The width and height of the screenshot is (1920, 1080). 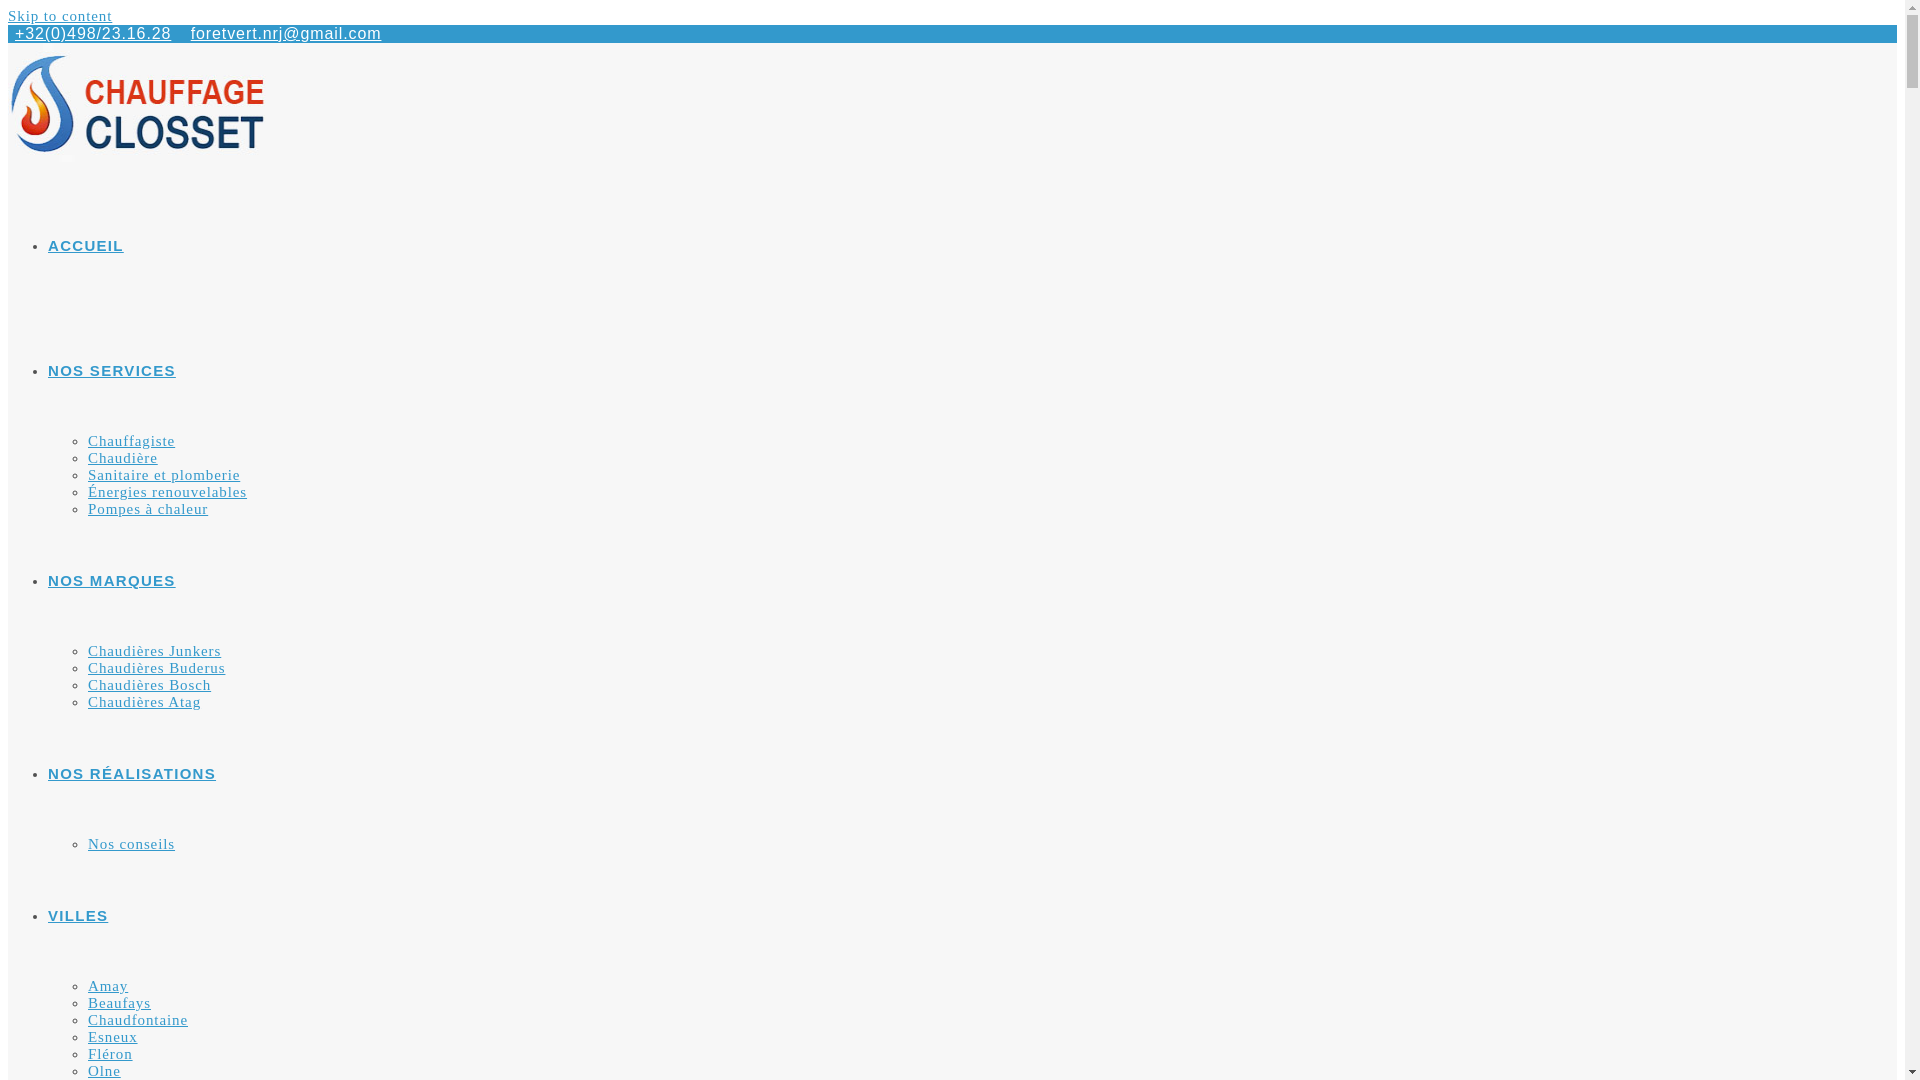 I want to click on 'Nos conseils', so click(x=130, y=844).